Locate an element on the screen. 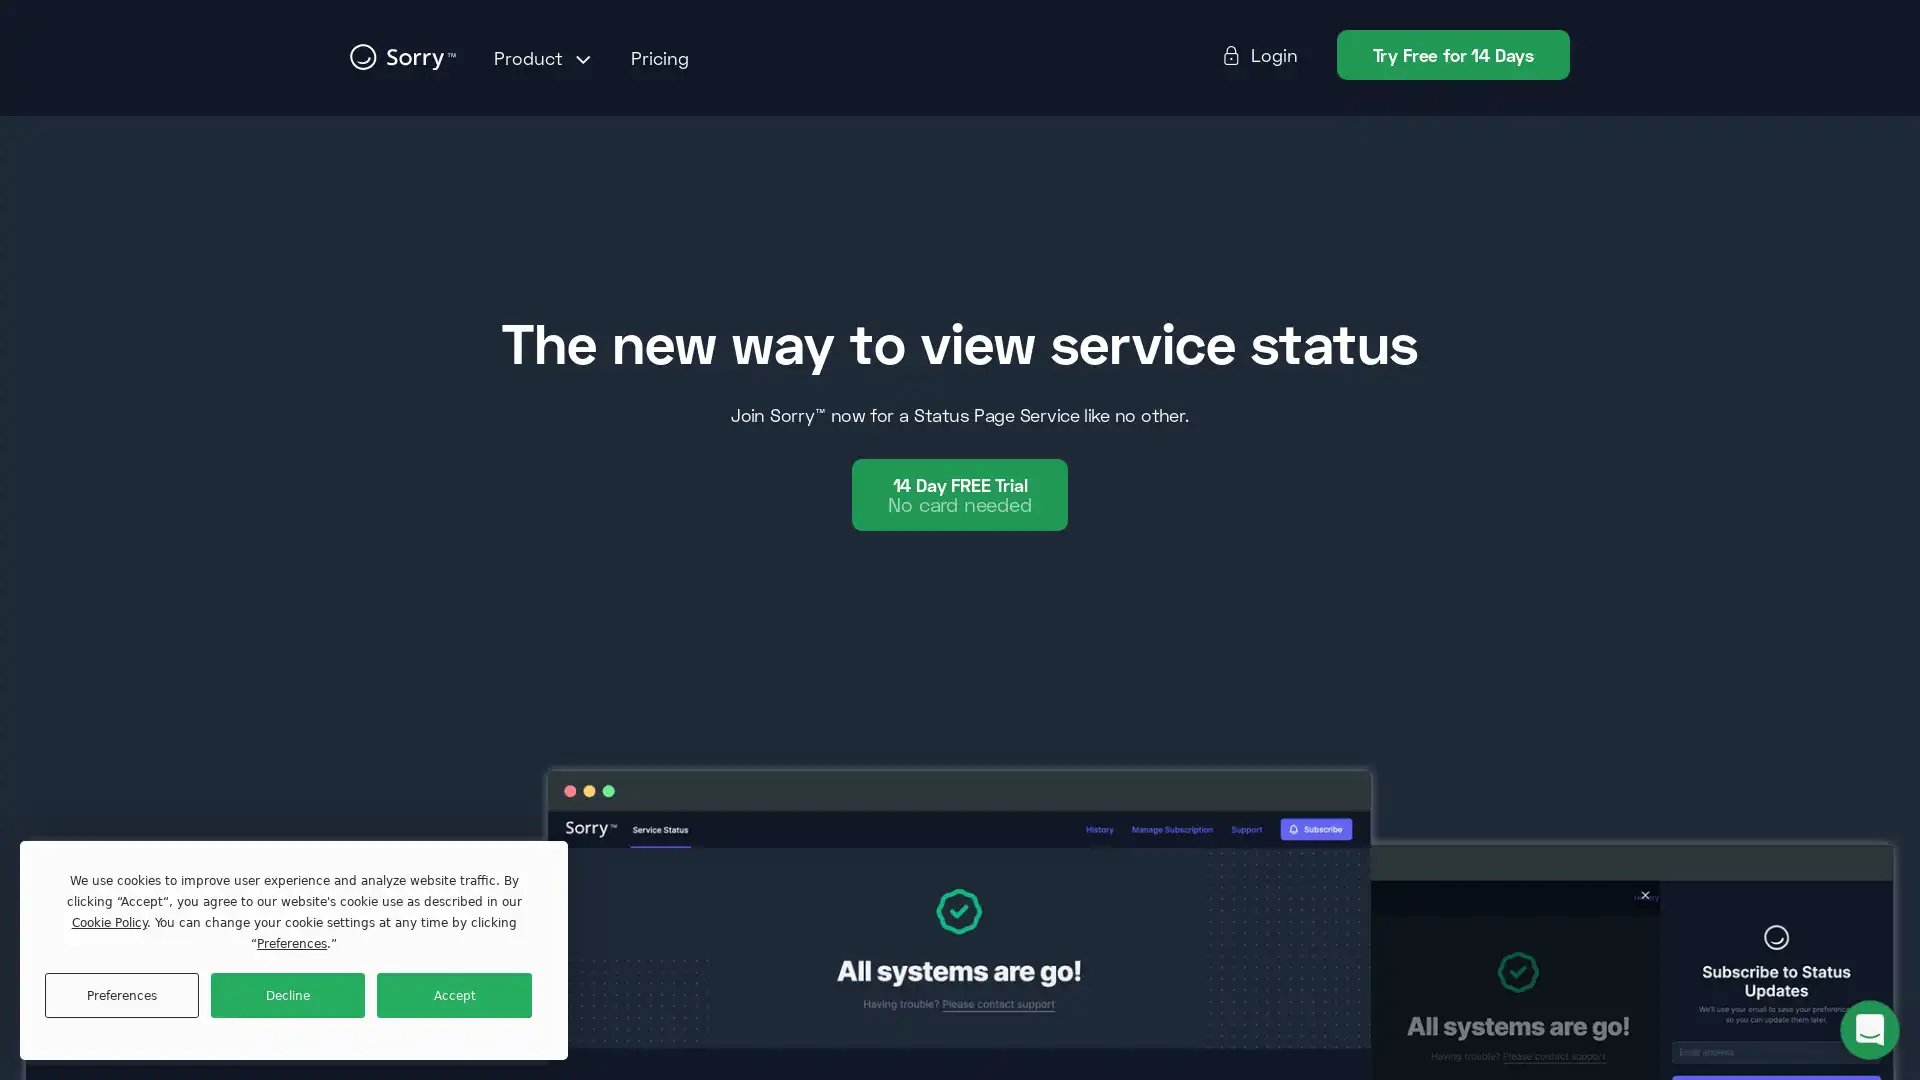  Preferences is located at coordinates (120, 995).